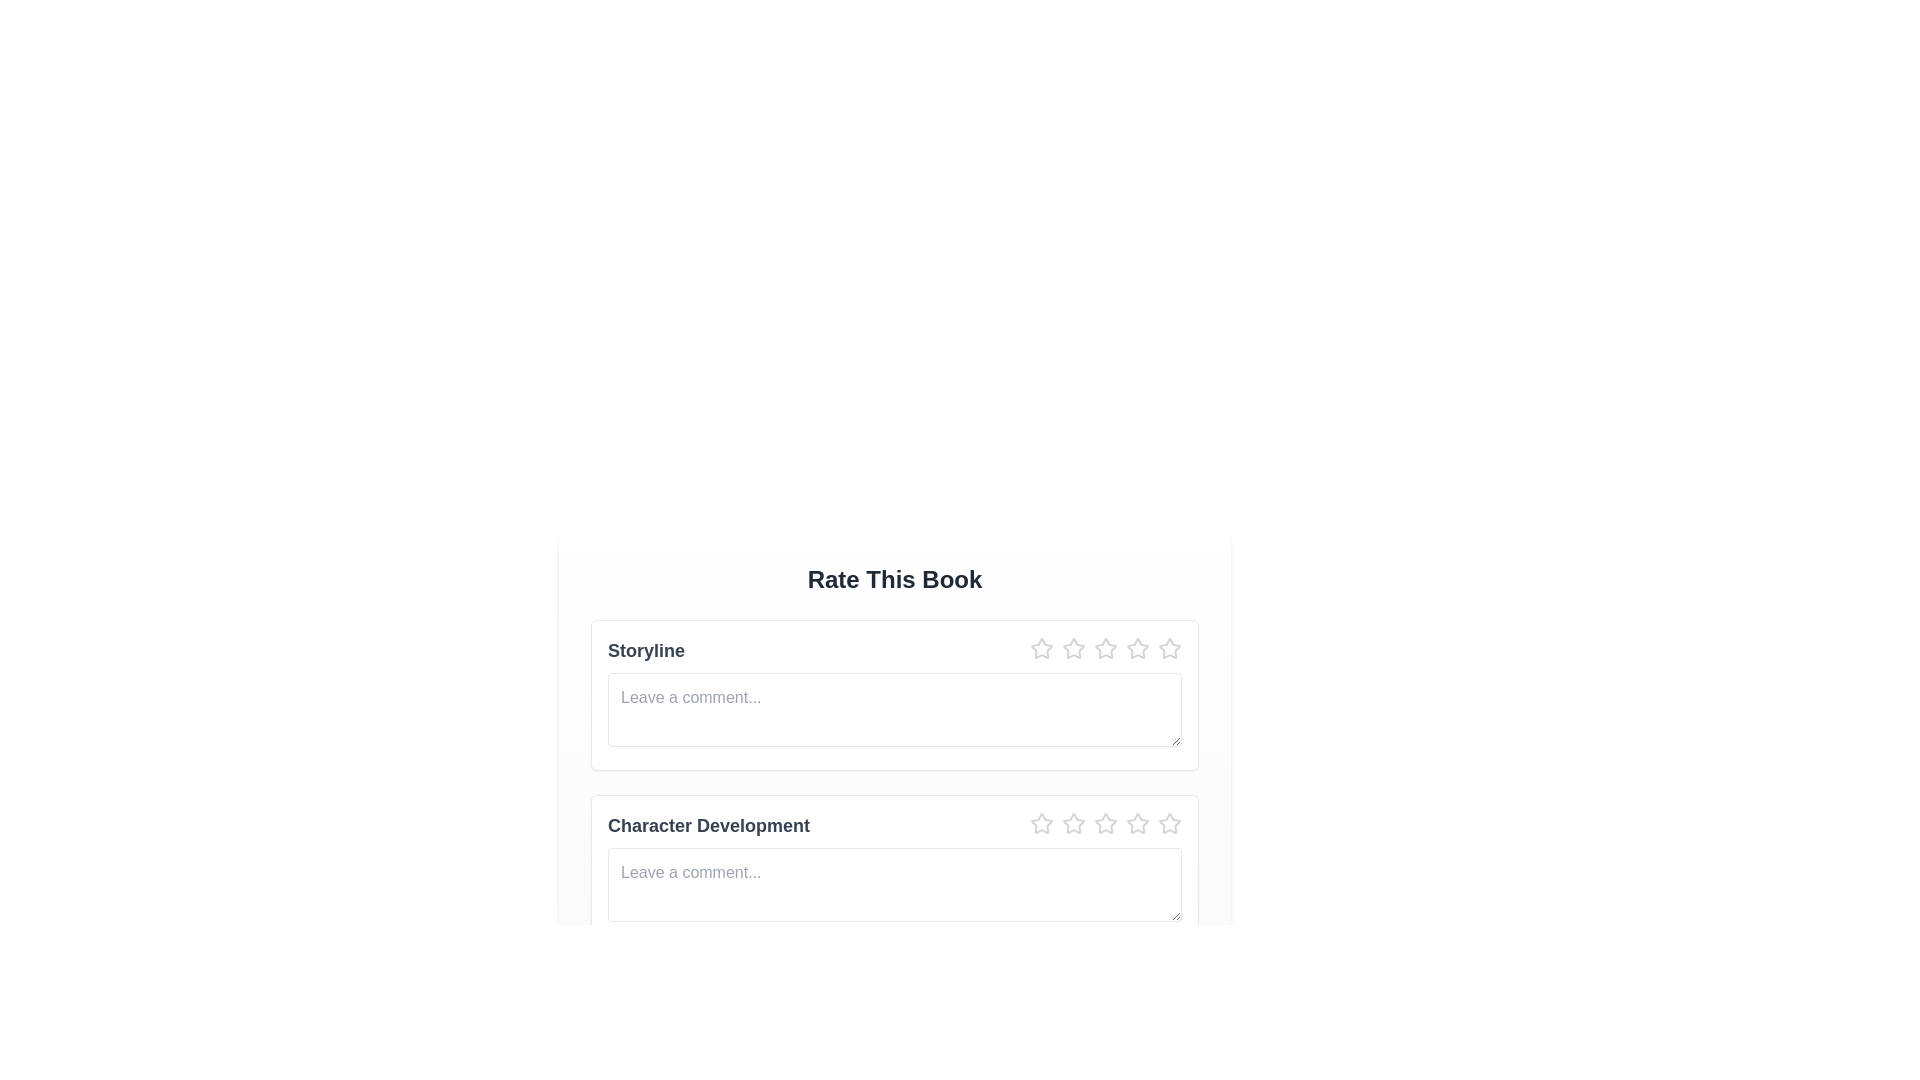 This screenshot has height=1080, width=1920. Describe the element at coordinates (1040, 824) in the screenshot. I see `the first star icon in the five-star rating system under the 'Rate This Book' header to assign a rating of 1 star` at that location.